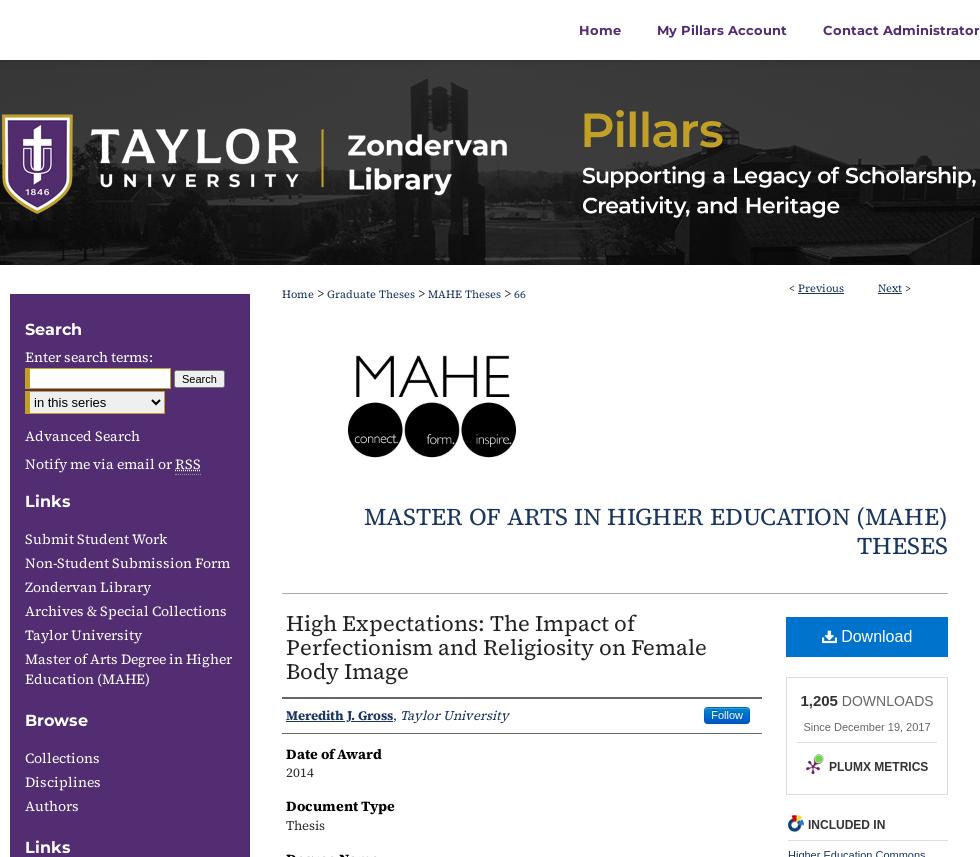  Describe the element at coordinates (56, 720) in the screenshot. I see `'Browse'` at that location.